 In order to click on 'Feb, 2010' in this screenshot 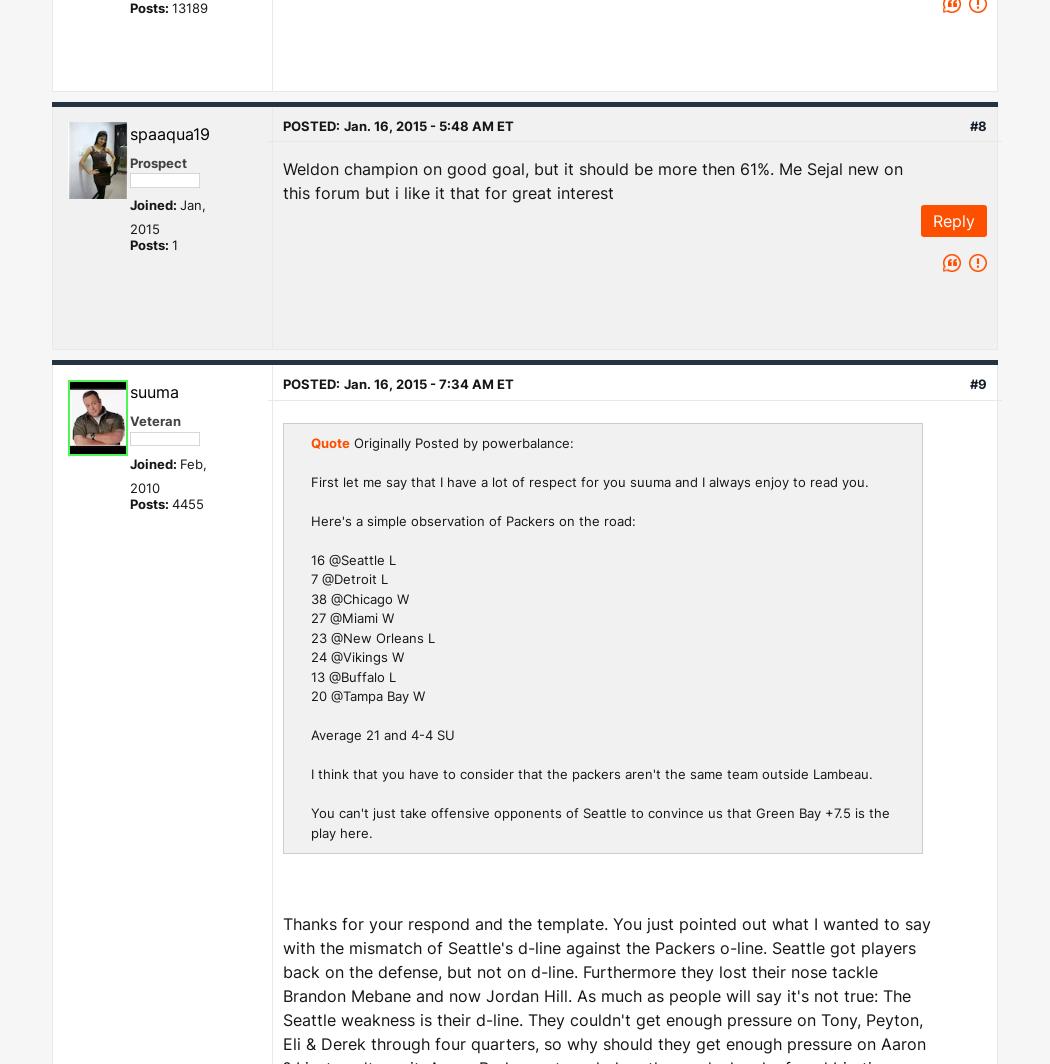, I will do `click(168, 474)`.